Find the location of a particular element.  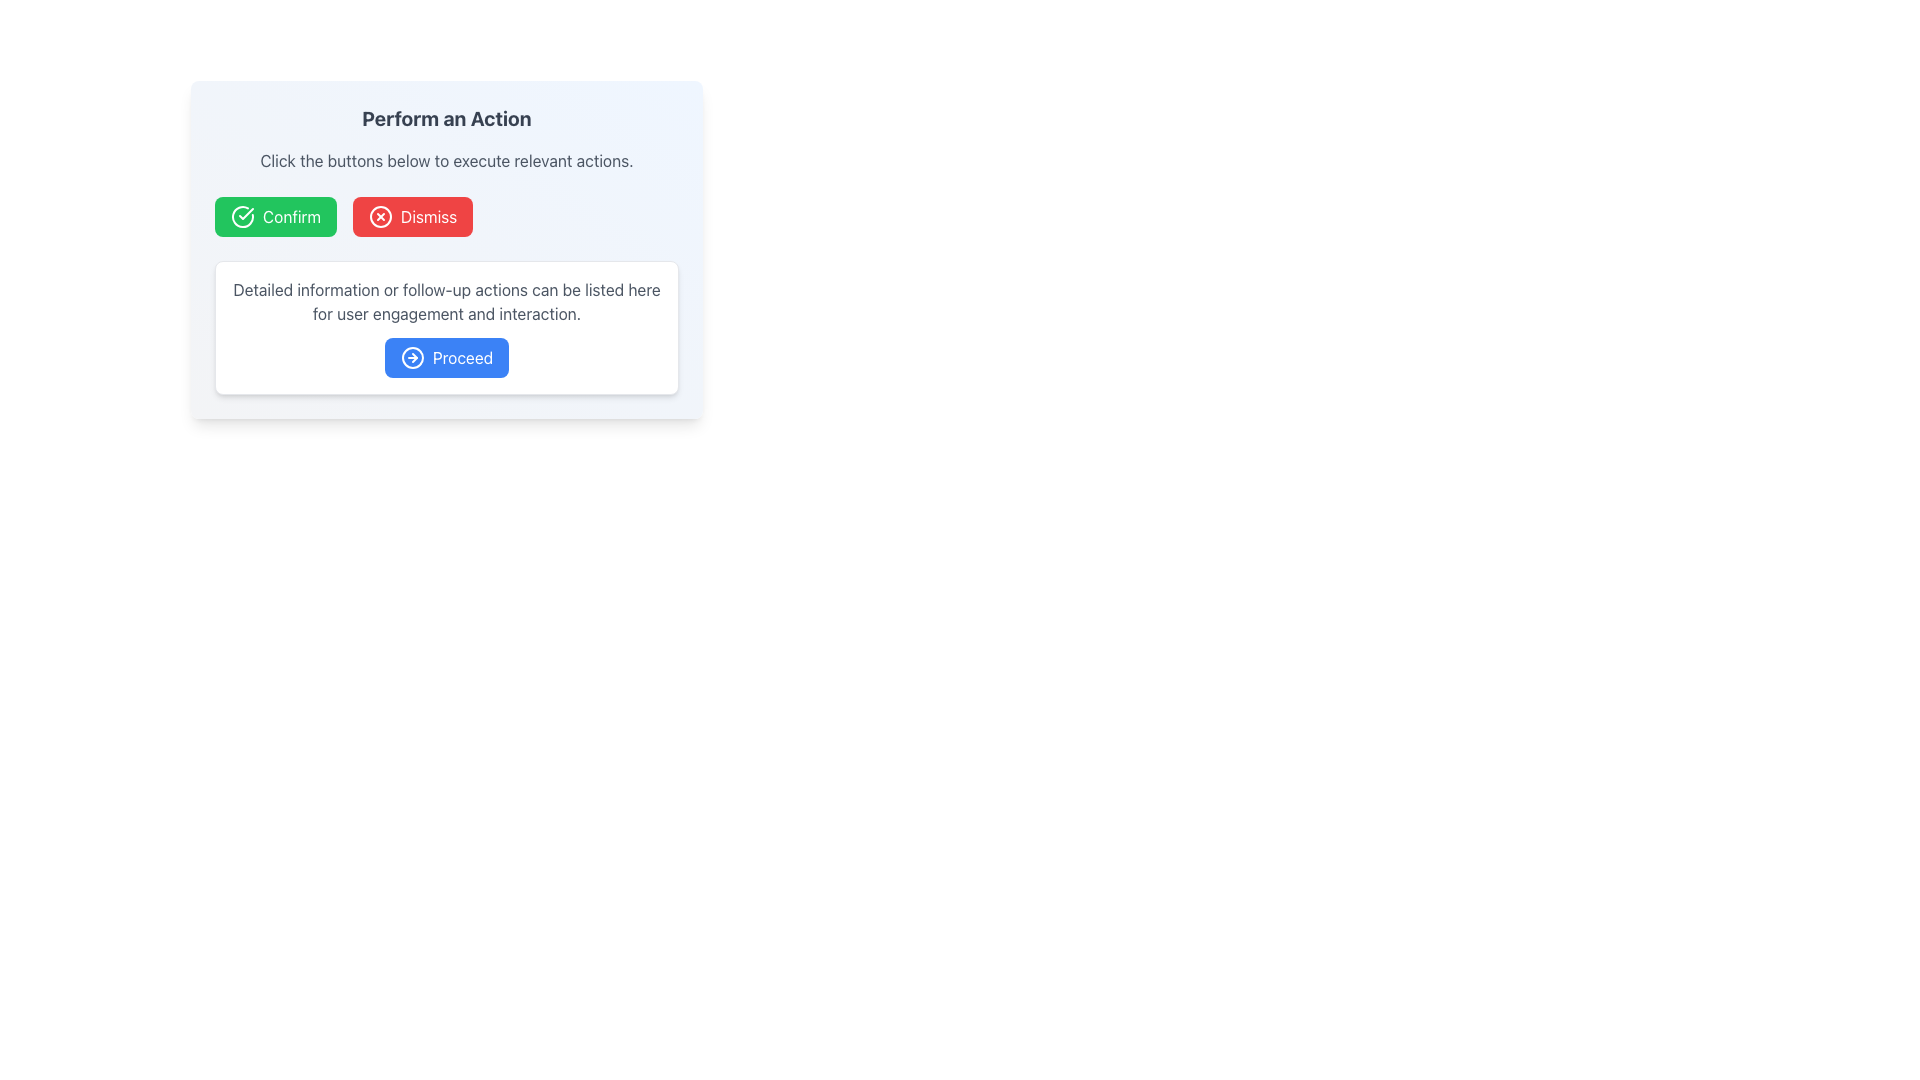

the blue circular graphic with a thick border located centrally within the composite icon in the lower-right section of the card-like interface is located at coordinates (411, 357).